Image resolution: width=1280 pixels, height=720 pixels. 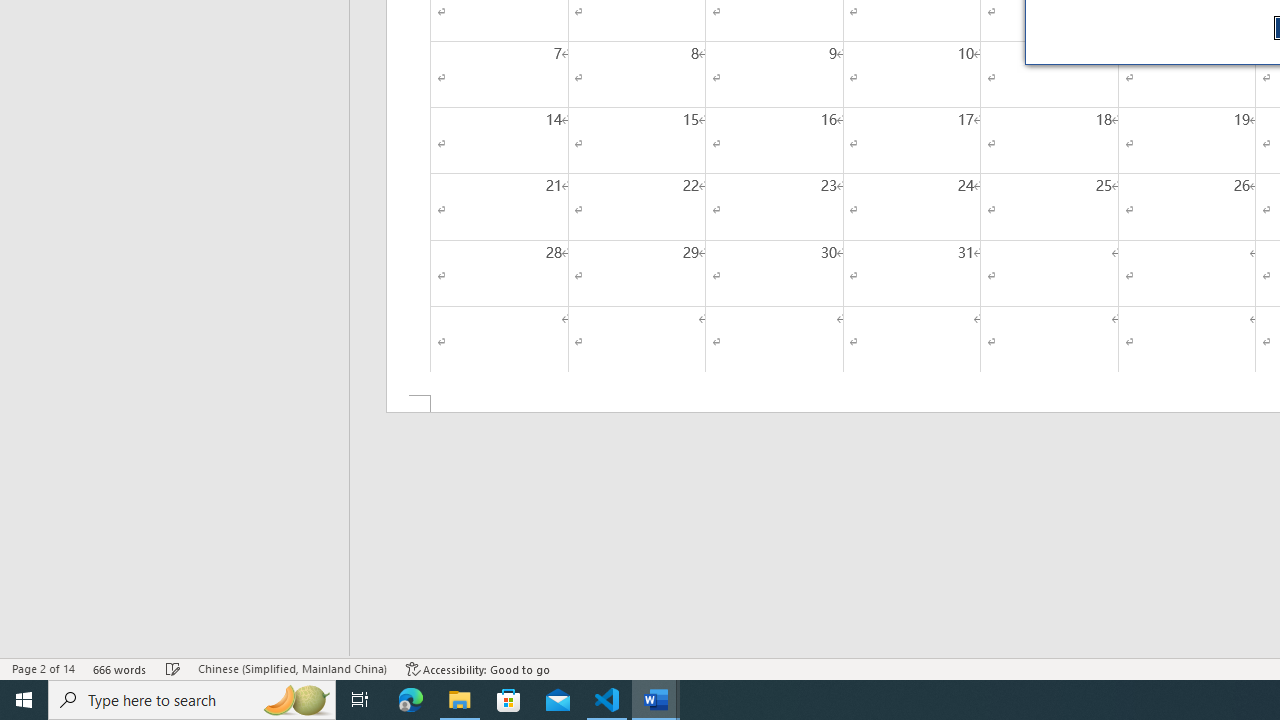 I want to click on 'Word - 2 running windows', so click(x=656, y=698).